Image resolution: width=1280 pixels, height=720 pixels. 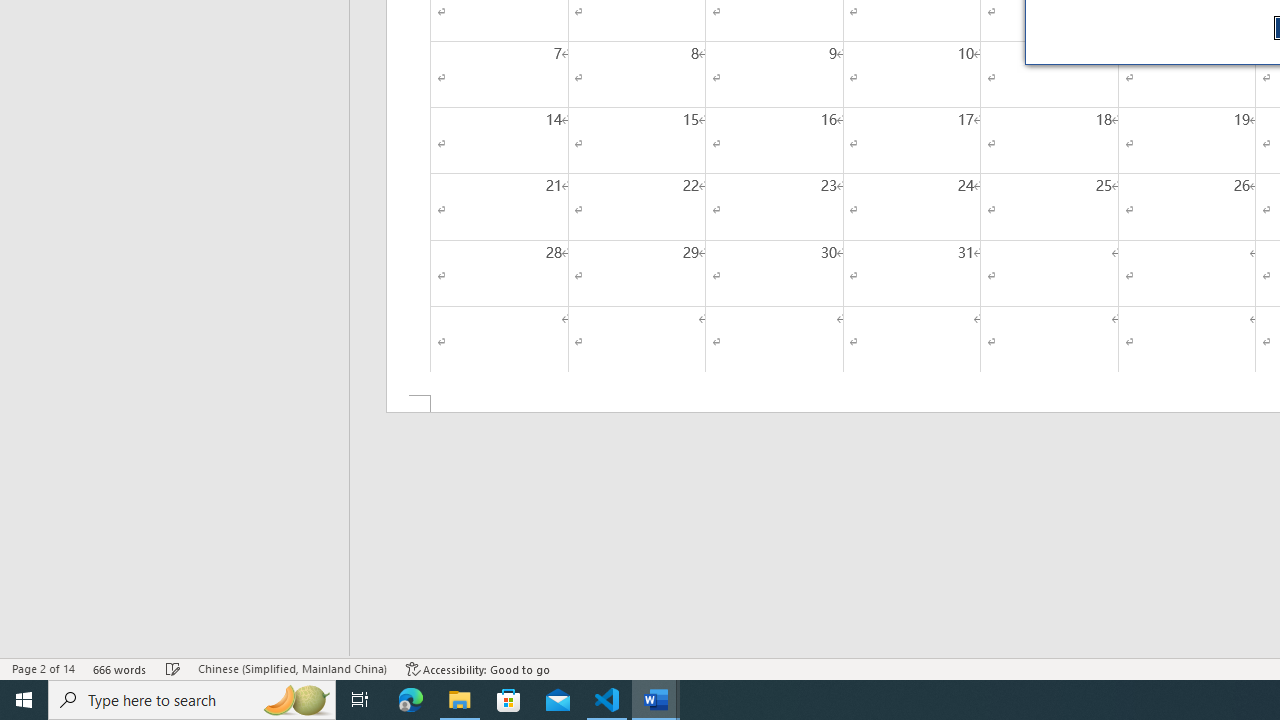 I want to click on 'Word - 2 running windows', so click(x=656, y=698).